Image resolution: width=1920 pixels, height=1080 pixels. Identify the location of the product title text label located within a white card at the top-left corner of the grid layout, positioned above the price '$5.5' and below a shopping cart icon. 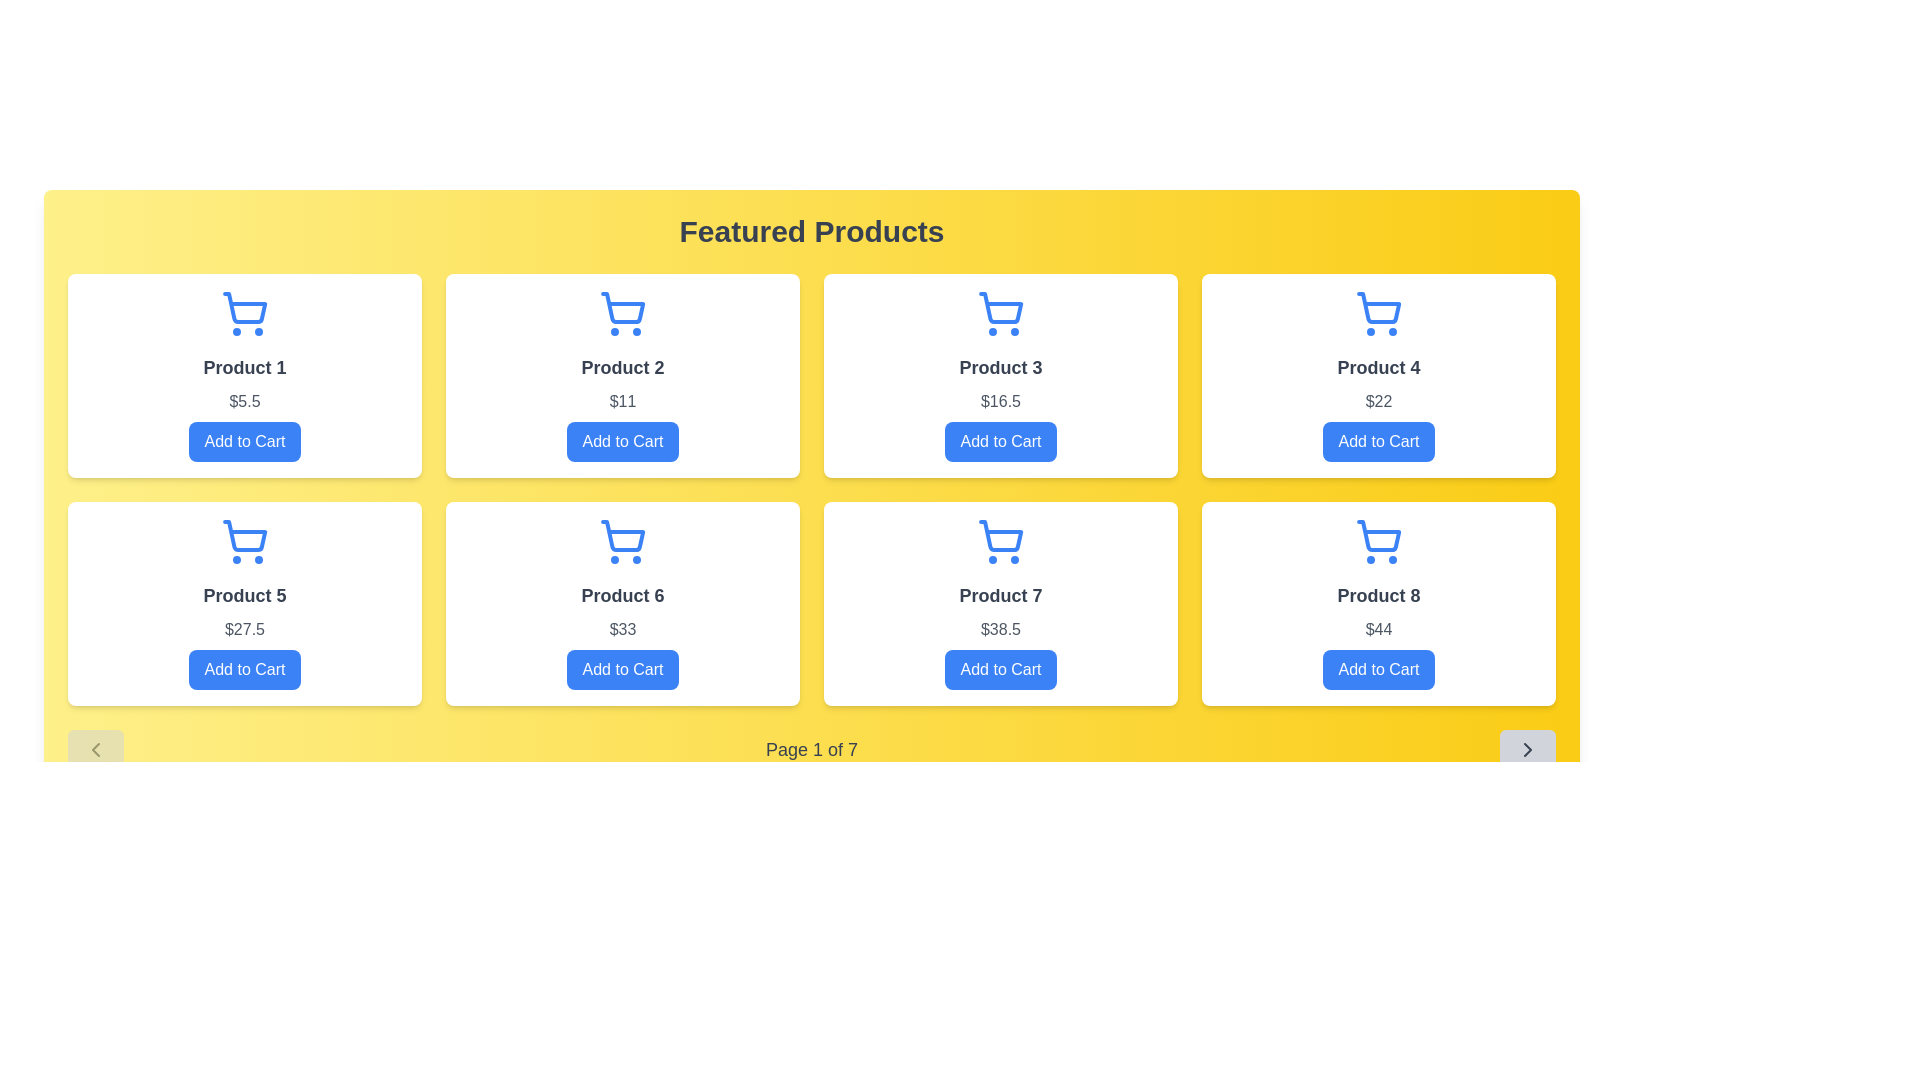
(243, 367).